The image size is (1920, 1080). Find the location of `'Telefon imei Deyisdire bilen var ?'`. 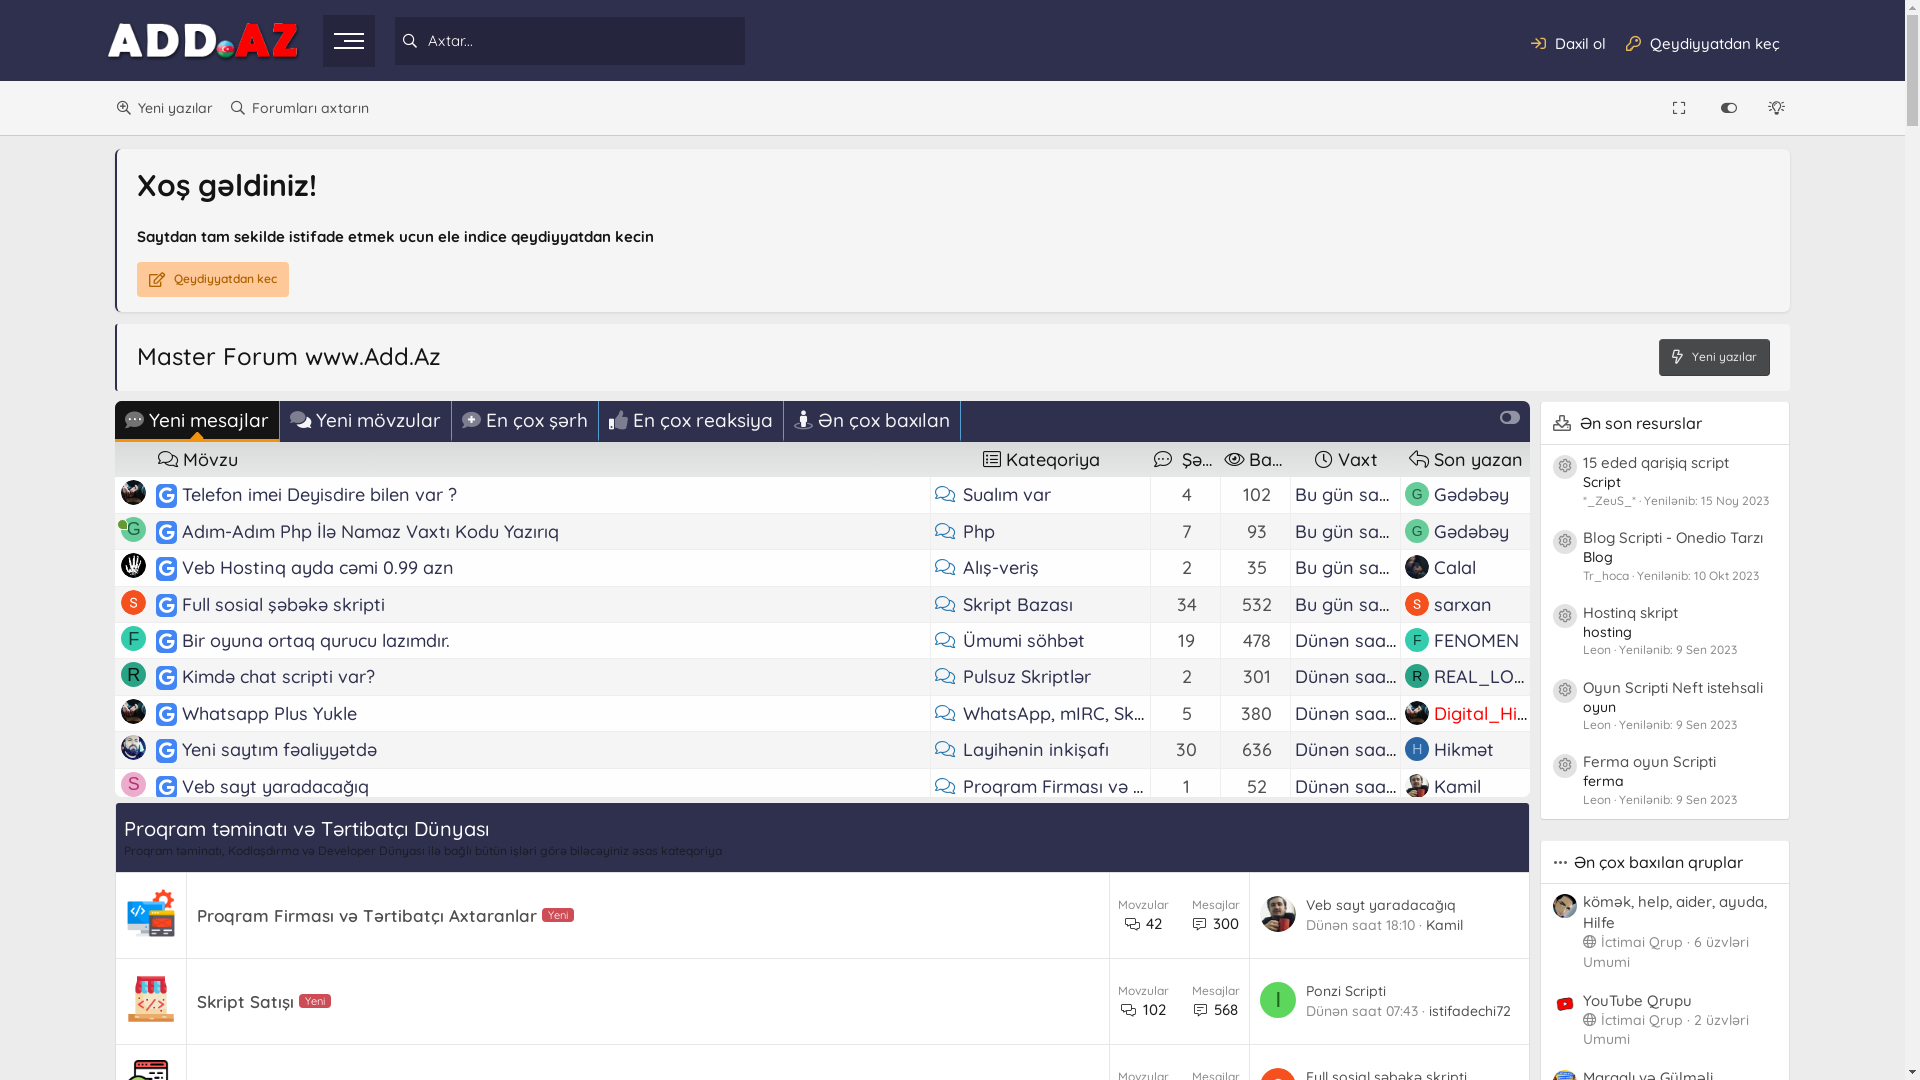

'Telefon imei Deyisdire bilen var ?' is located at coordinates (168, 494).